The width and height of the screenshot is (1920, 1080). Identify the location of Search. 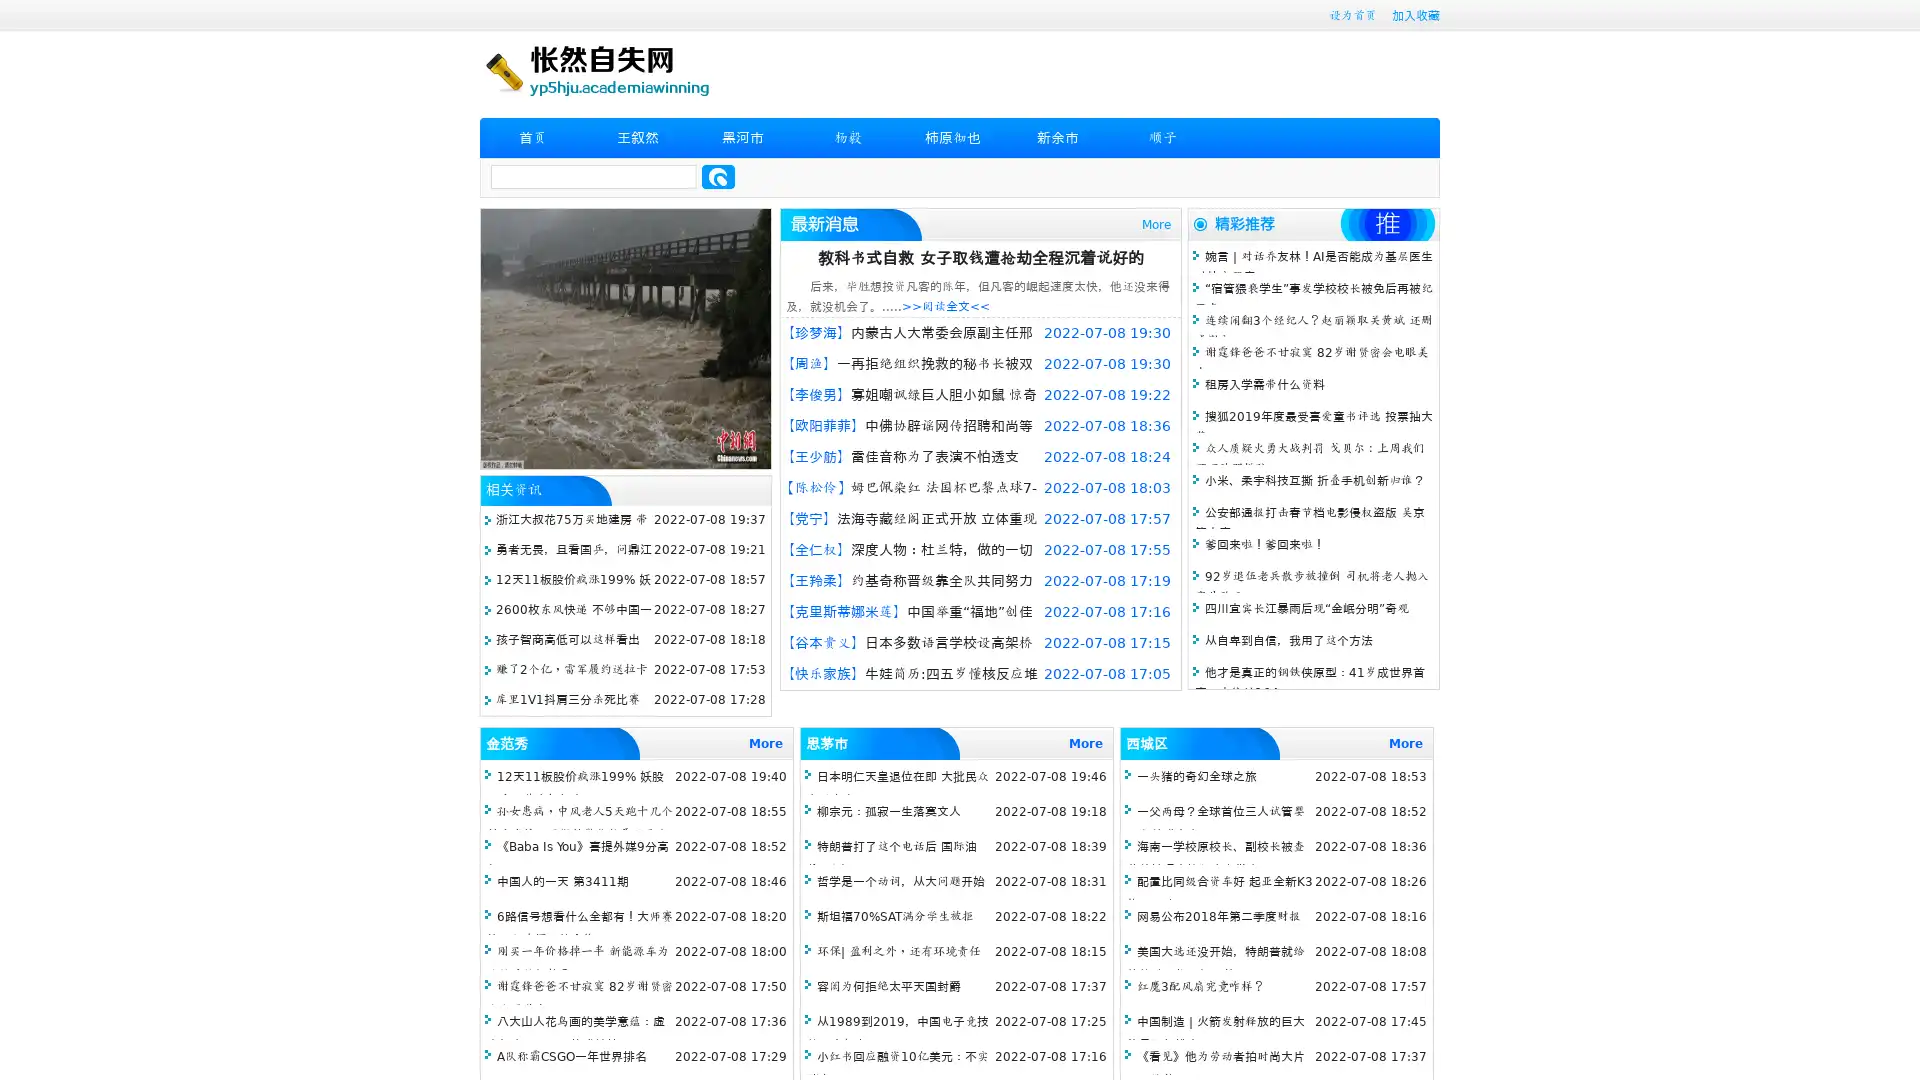
(718, 176).